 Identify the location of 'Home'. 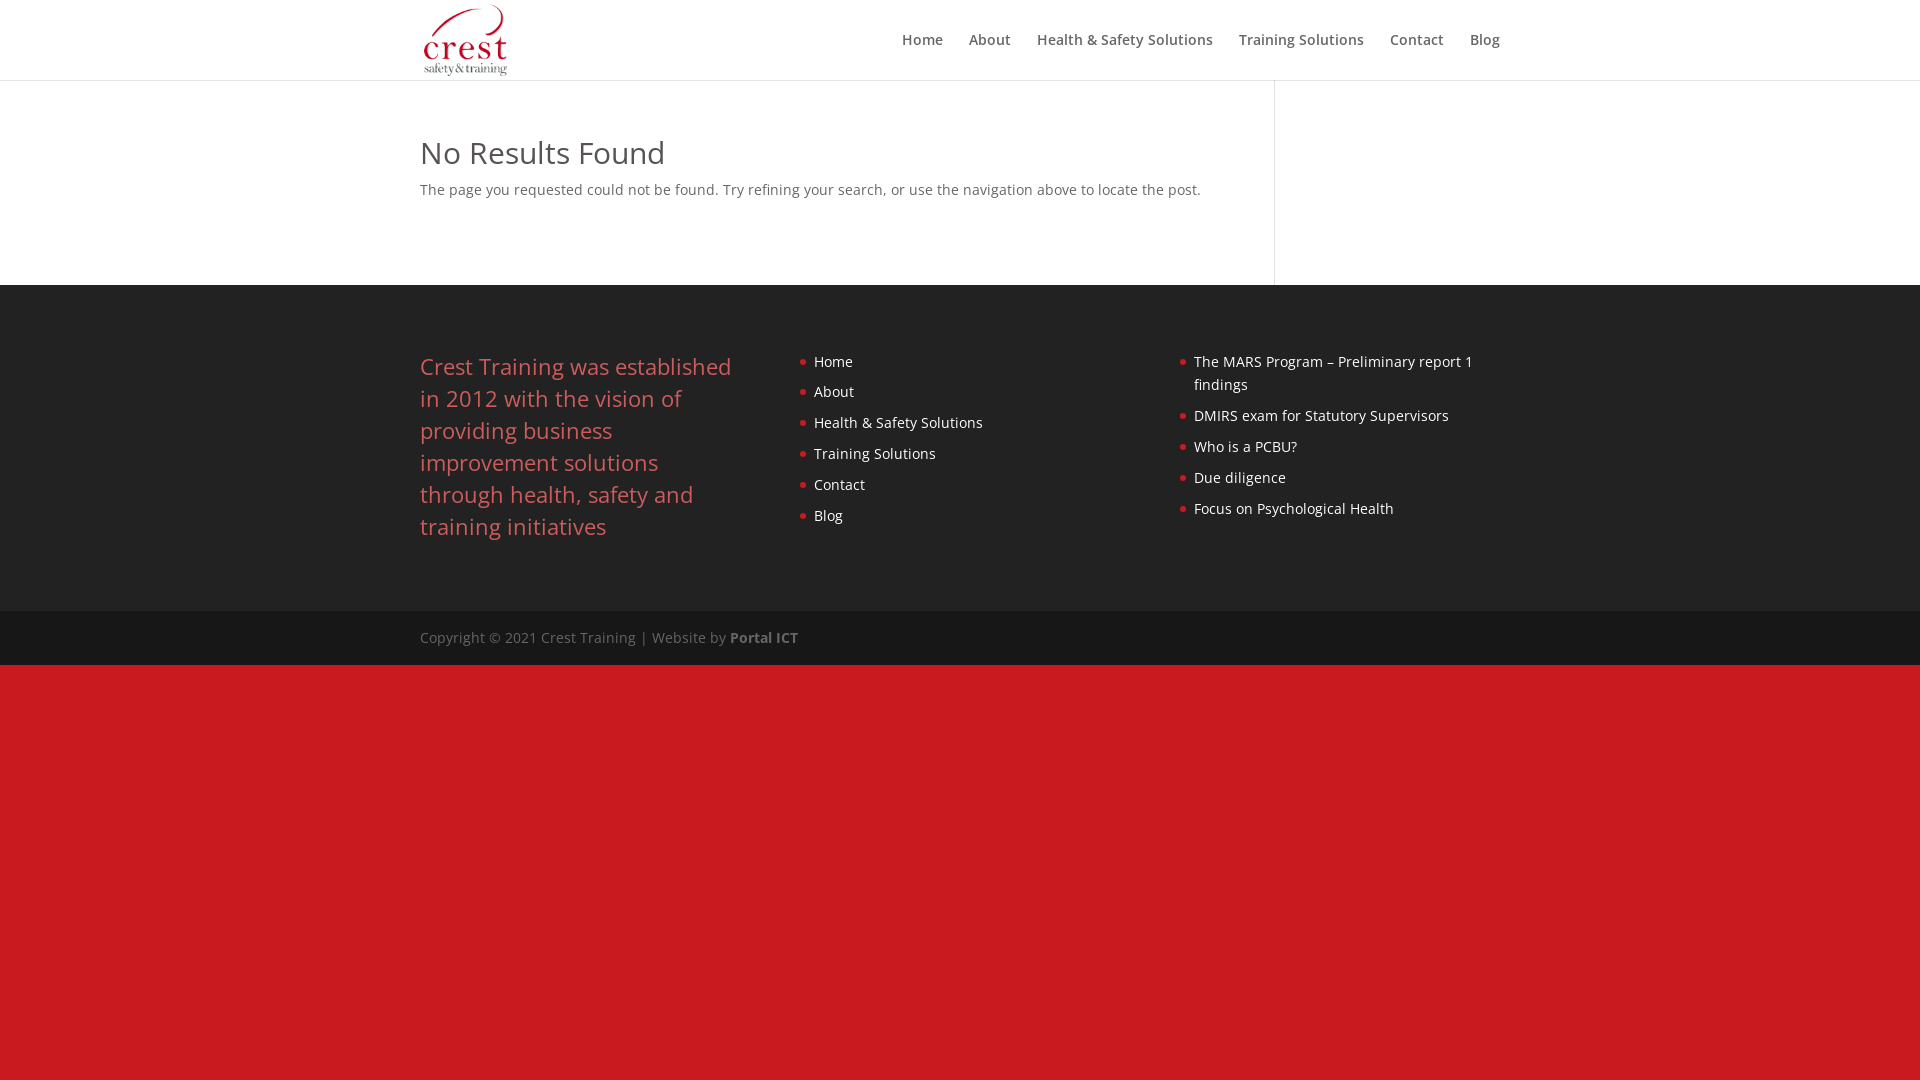
(921, 55).